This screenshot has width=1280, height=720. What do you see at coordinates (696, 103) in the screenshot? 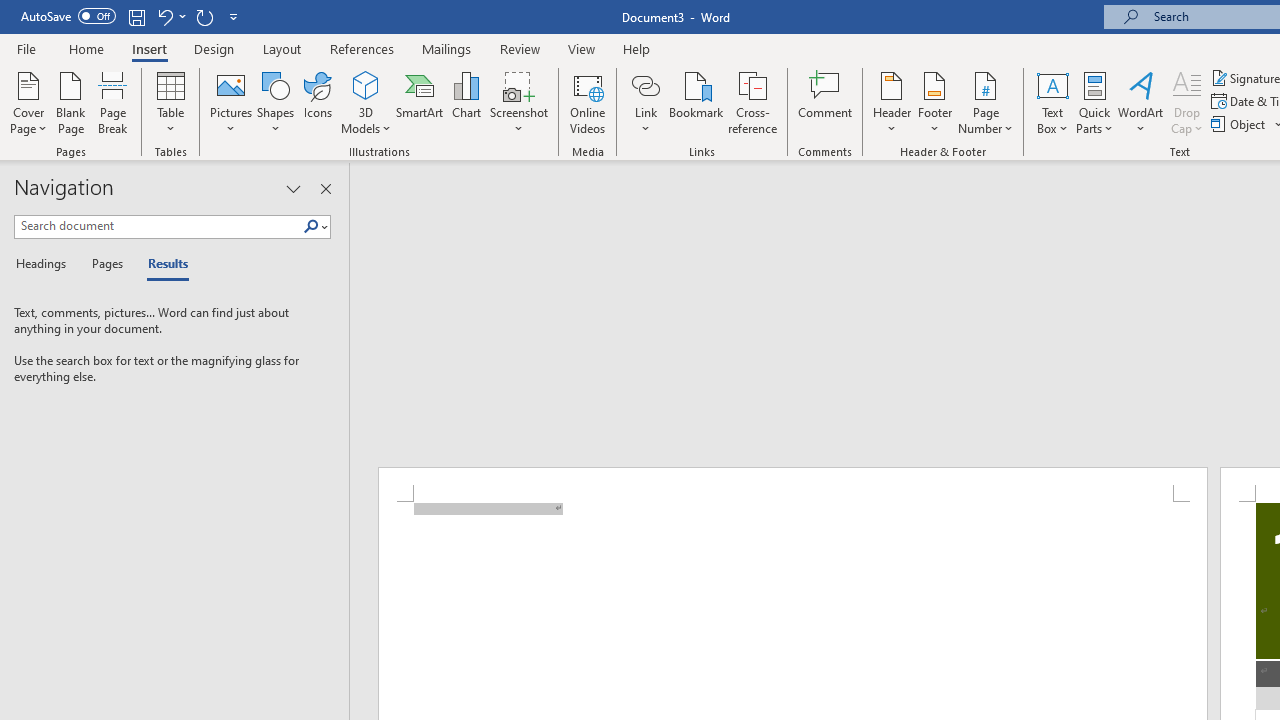
I see `'Bookmark...'` at bounding box center [696, 103].